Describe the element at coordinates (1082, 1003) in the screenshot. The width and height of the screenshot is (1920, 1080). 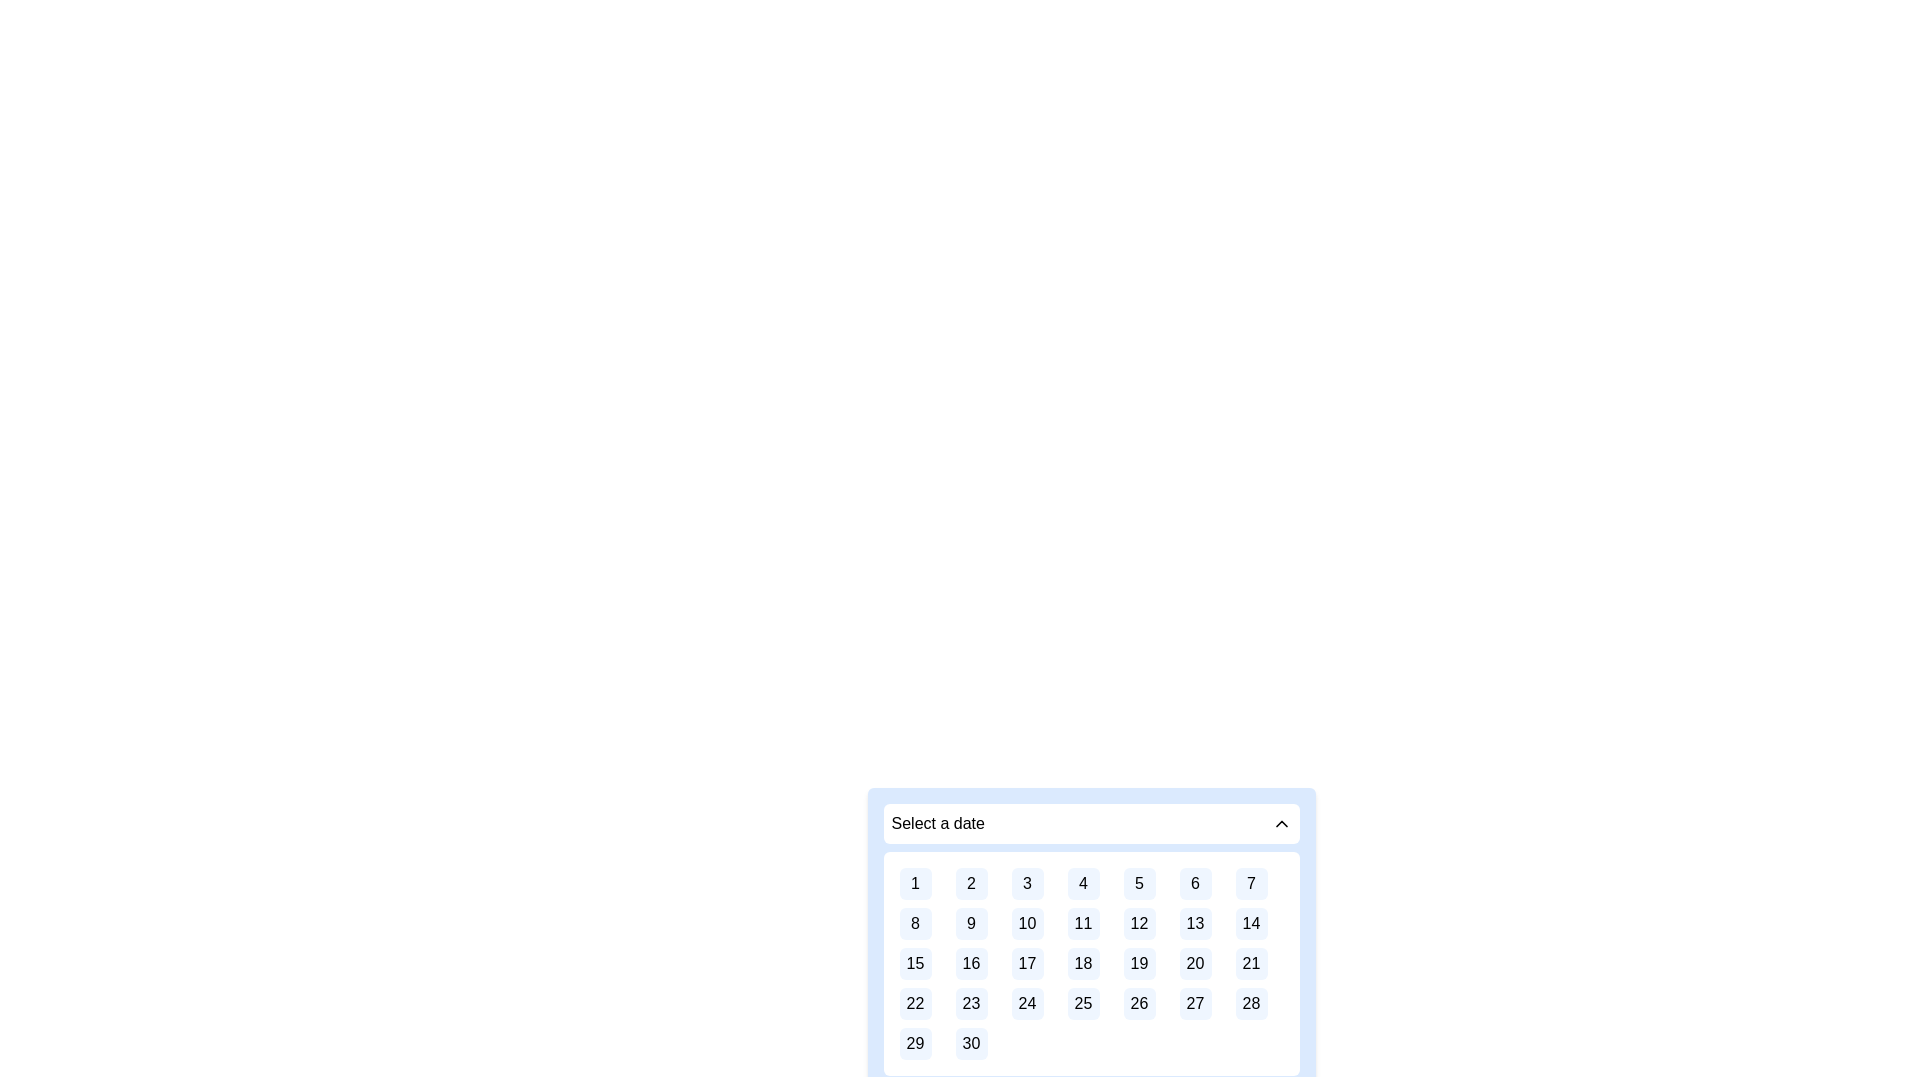
I see `the Calendar day button displaying the number '25', which is a small square box with a light blue background located in the fourth row and fourth column of the calendar layout` at that location.